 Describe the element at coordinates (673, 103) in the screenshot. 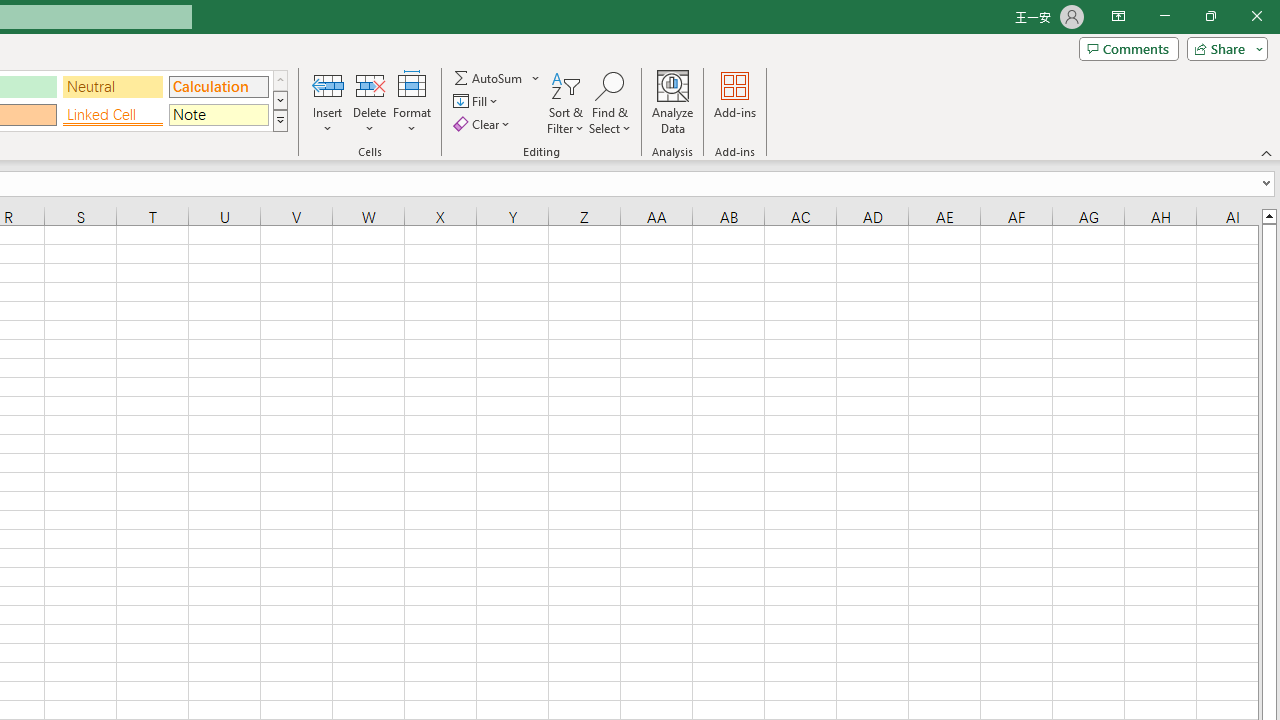

I see `'Analyze Data'` at that location.